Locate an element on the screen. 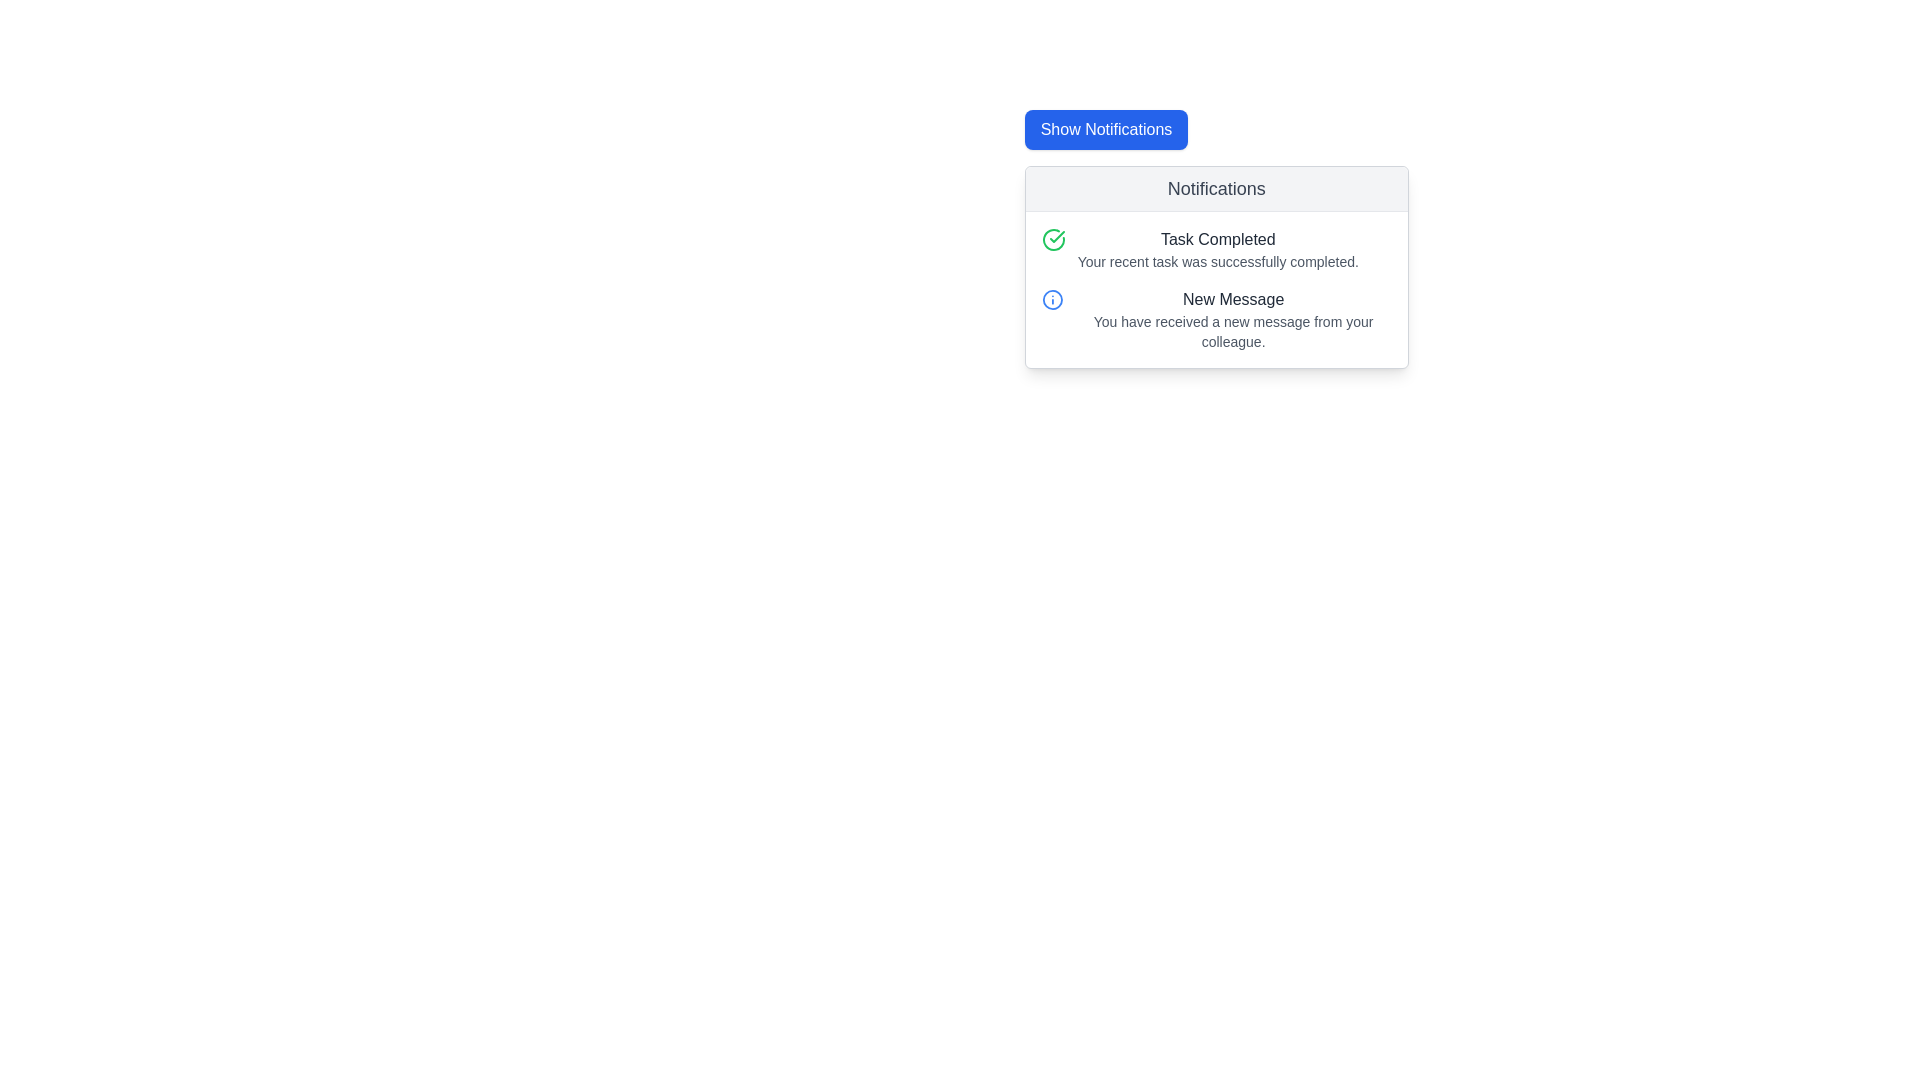 The image size is (1920, 1080). the top notification item displaying 'Task Completed' with a green checkmark icon and two text lines is located at coordinates (1215, 249).